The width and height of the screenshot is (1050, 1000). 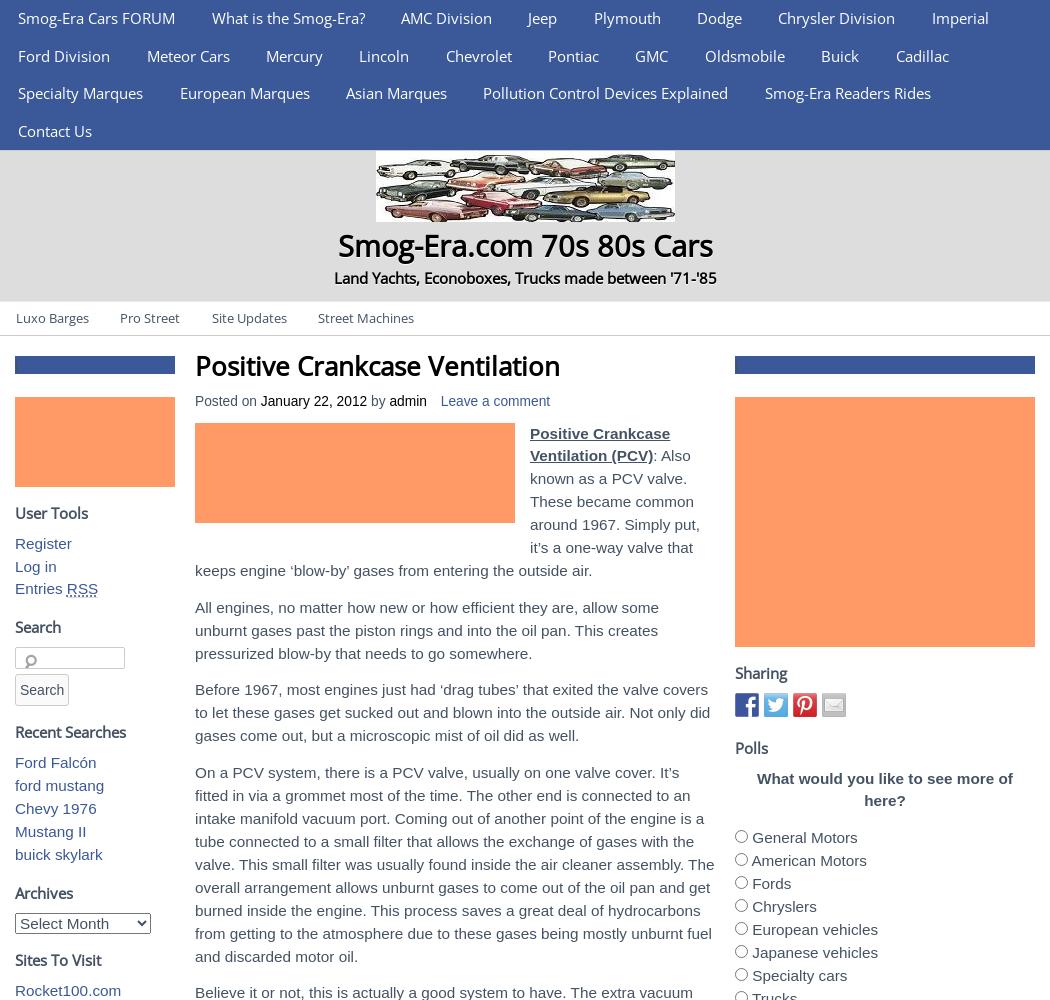 I want to click on 'ford mustang', so click(x=58, y=785).